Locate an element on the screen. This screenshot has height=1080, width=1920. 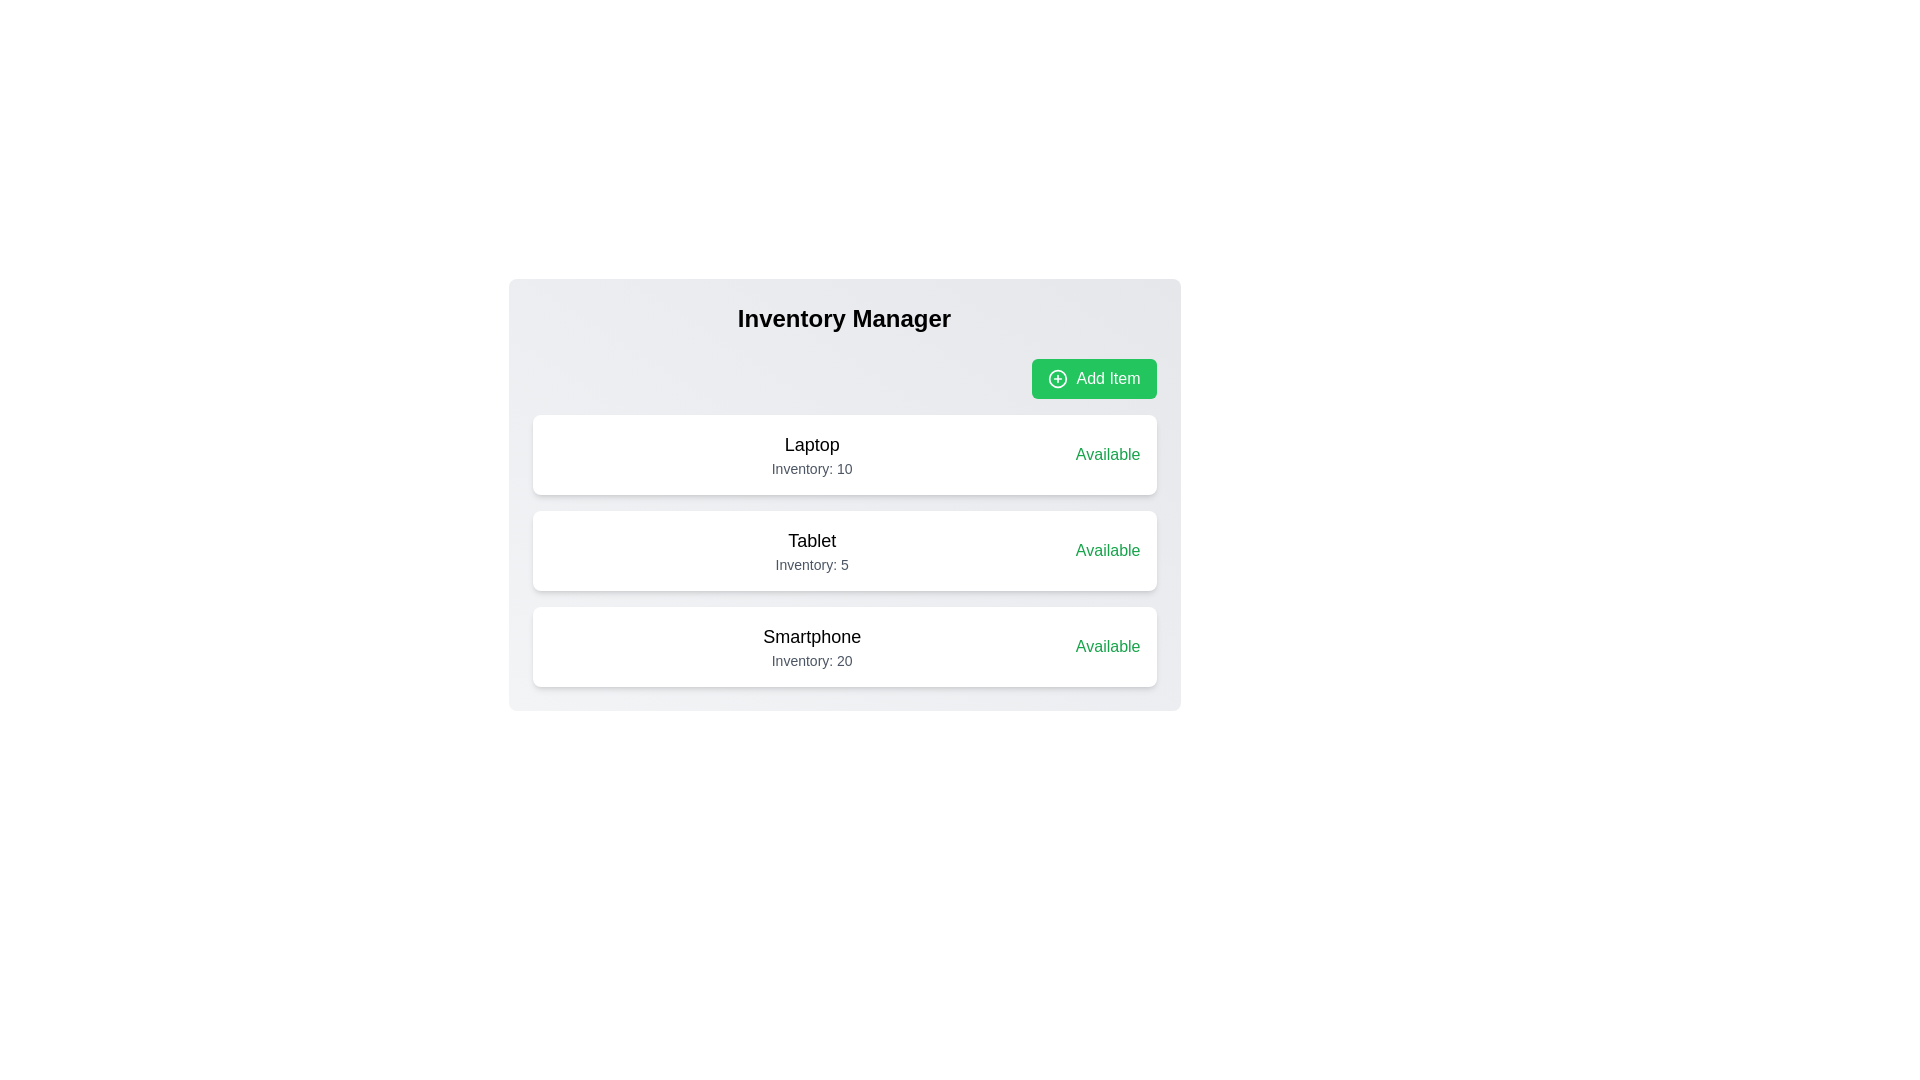
the 'Add Item' button to add a new item to the inventory is located at coordinates (1093, 378).